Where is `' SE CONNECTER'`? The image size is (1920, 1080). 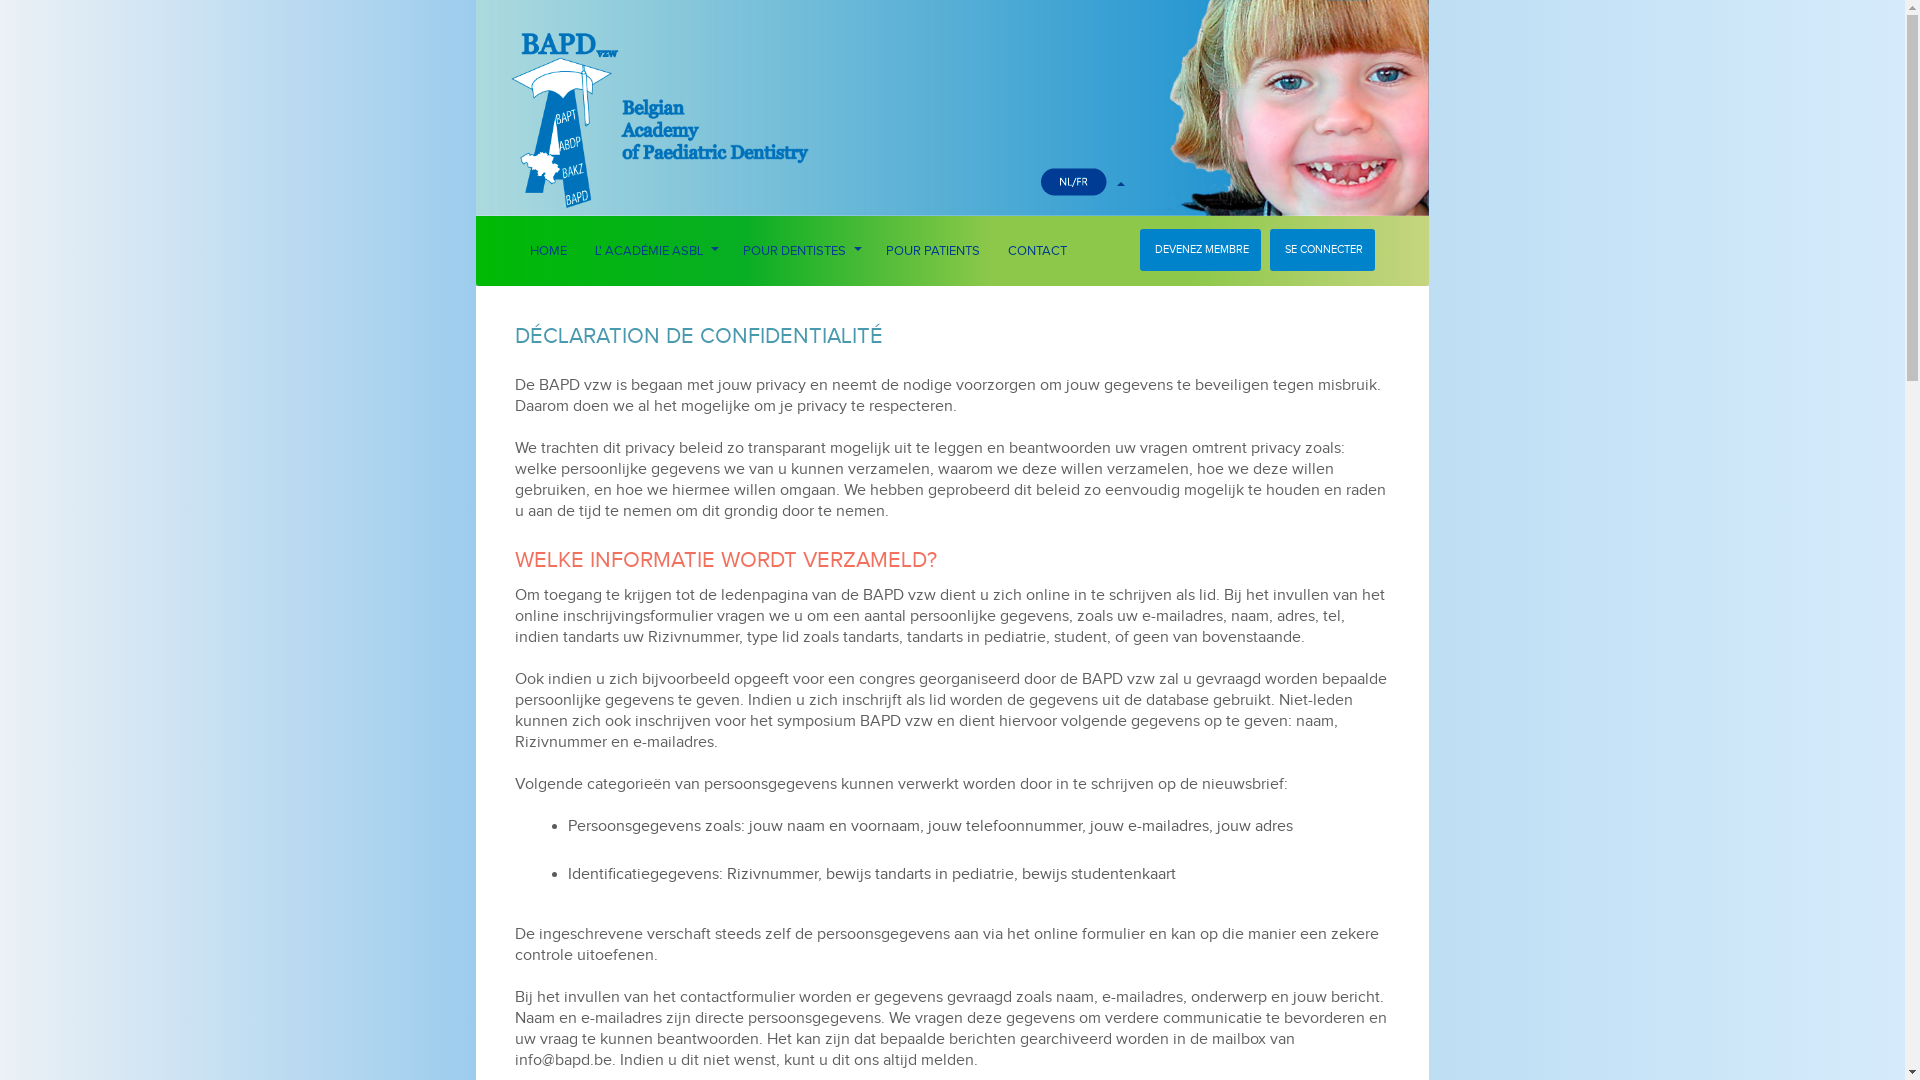
' SE CONNECTER' is located at coordinates (1322, 249).